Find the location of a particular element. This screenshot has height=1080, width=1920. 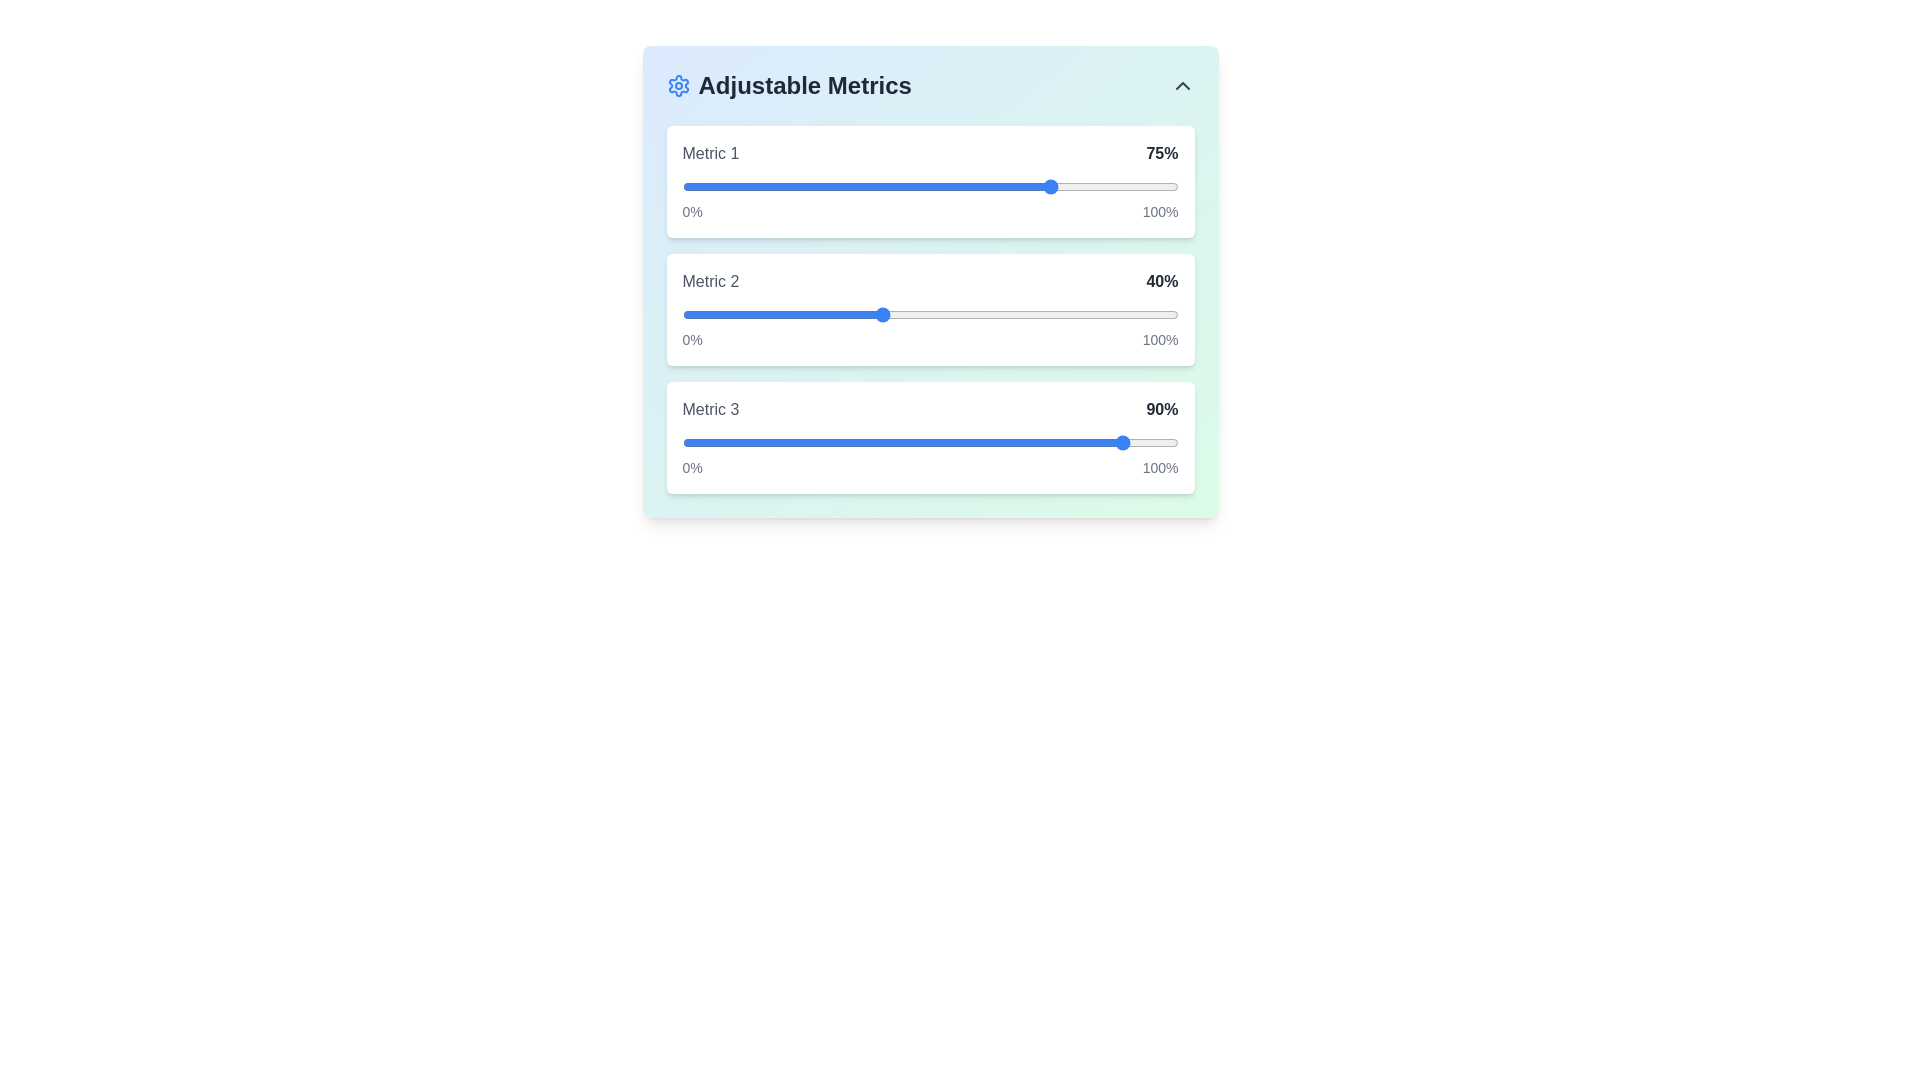

the Metric 1 slider is located at coordinates (806, 186).